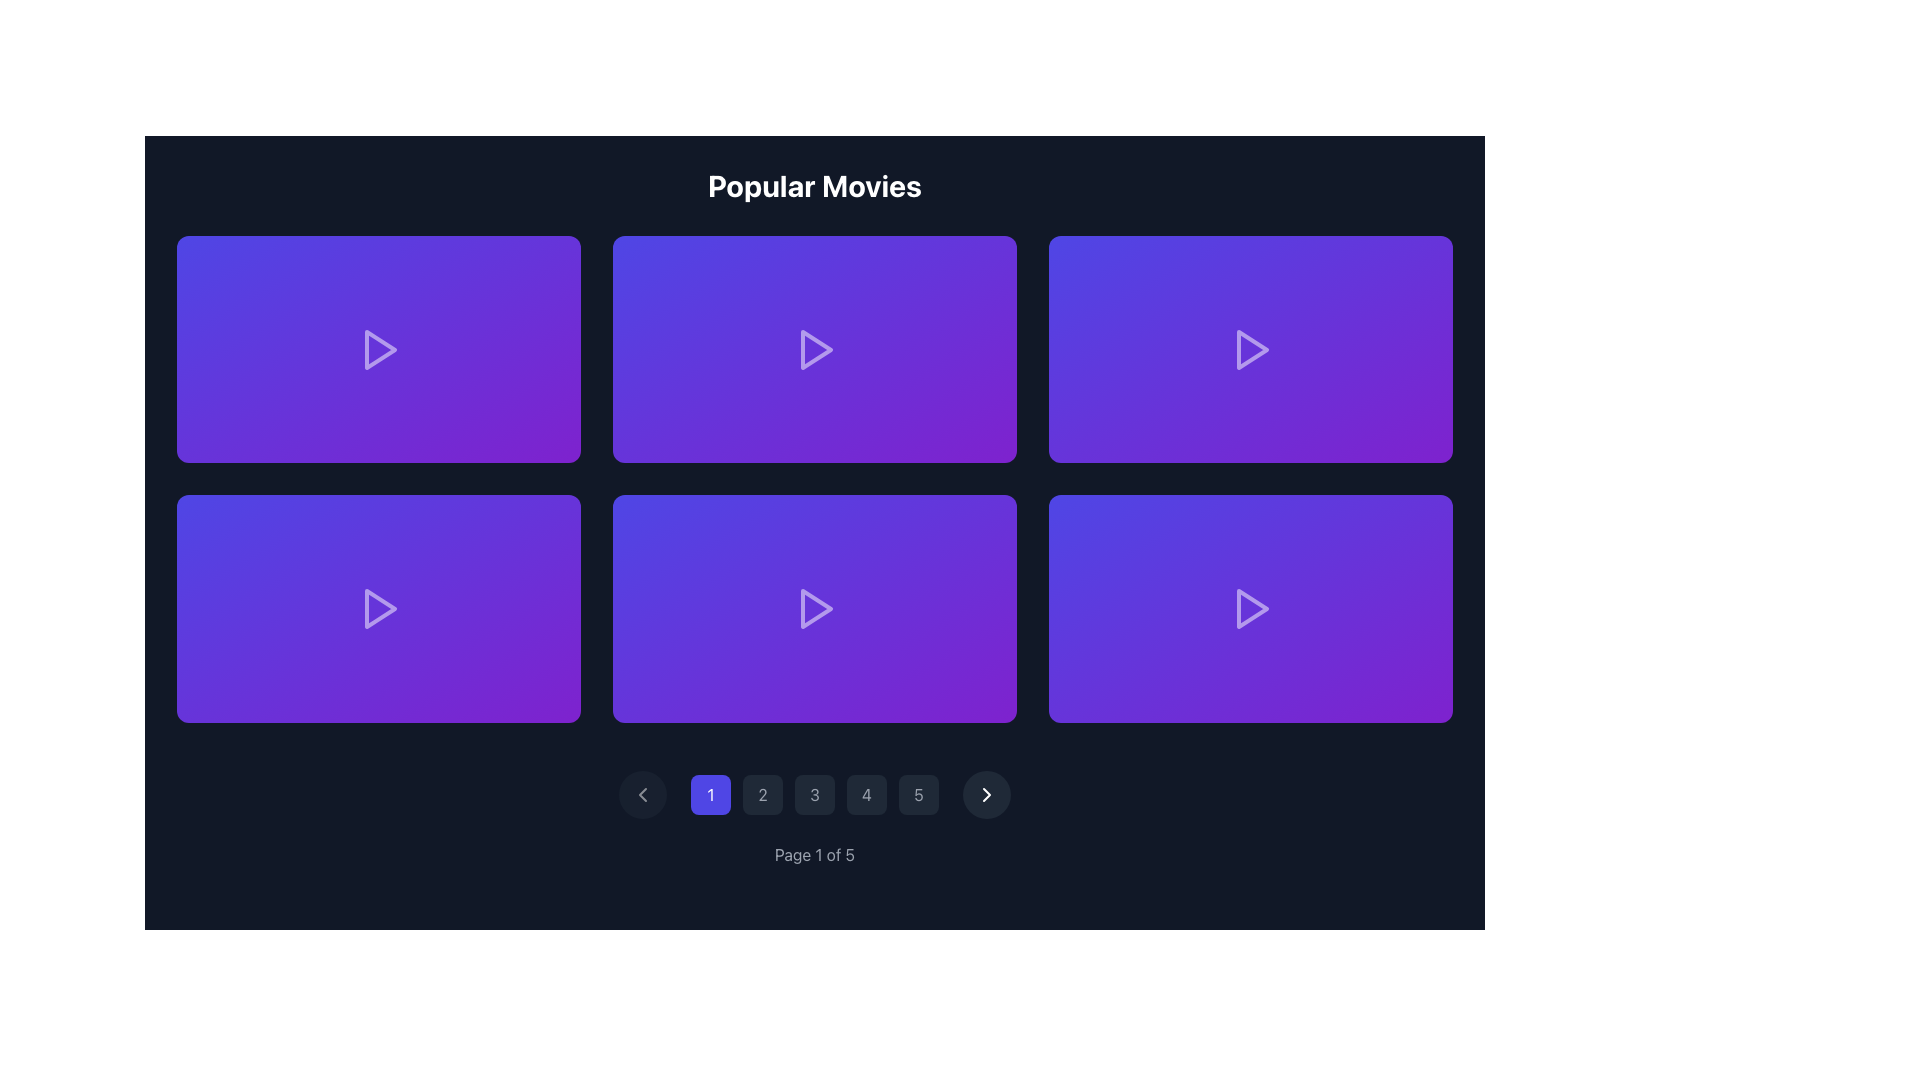 The width and height of the screenshot is (1920, 1080). I want to click on the circular button labeled with the number '2' in a dark gray background, so click(762, 793).